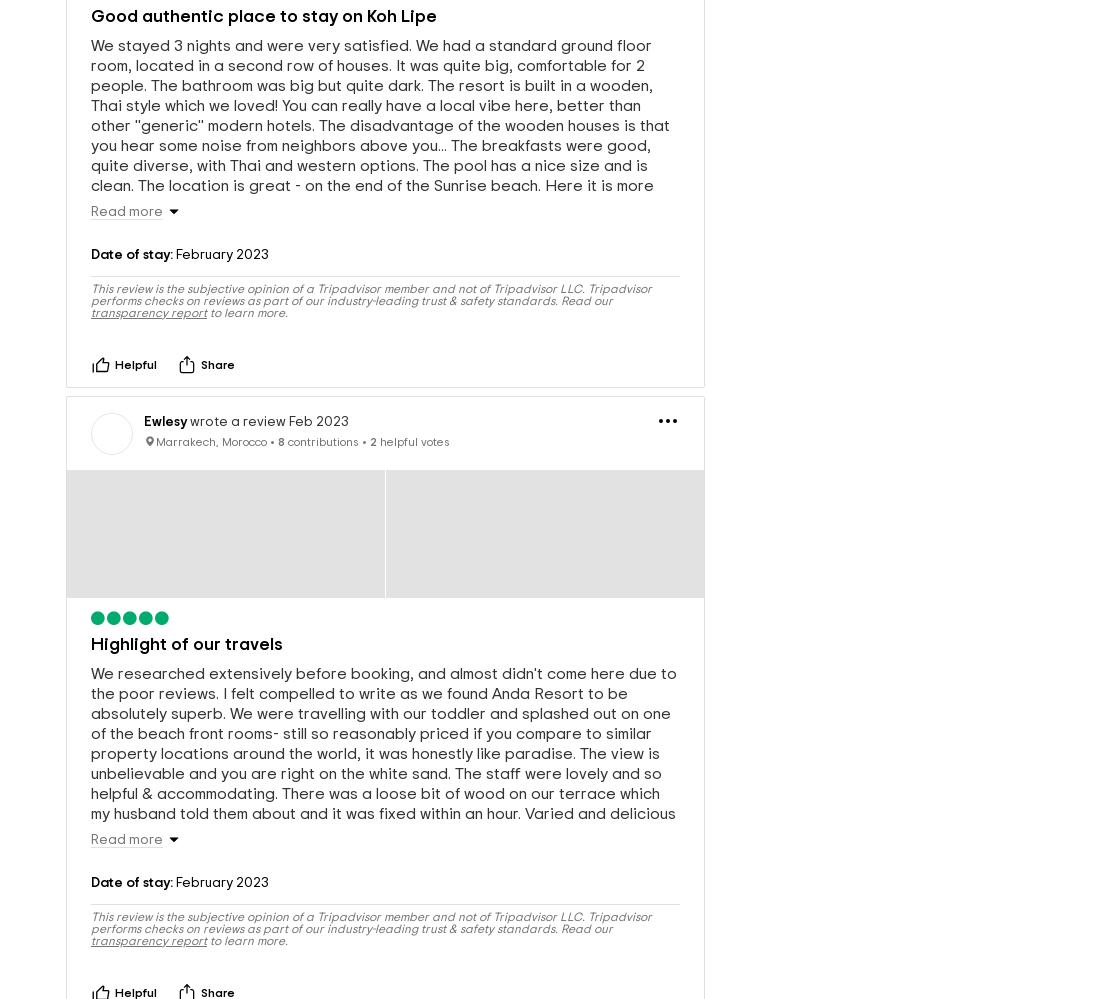 This screenshot has width=1100, height=999. What do you see at coordinates (280, 407) in the screenshot?
I see `'8'` at bounding box center [280, 407].